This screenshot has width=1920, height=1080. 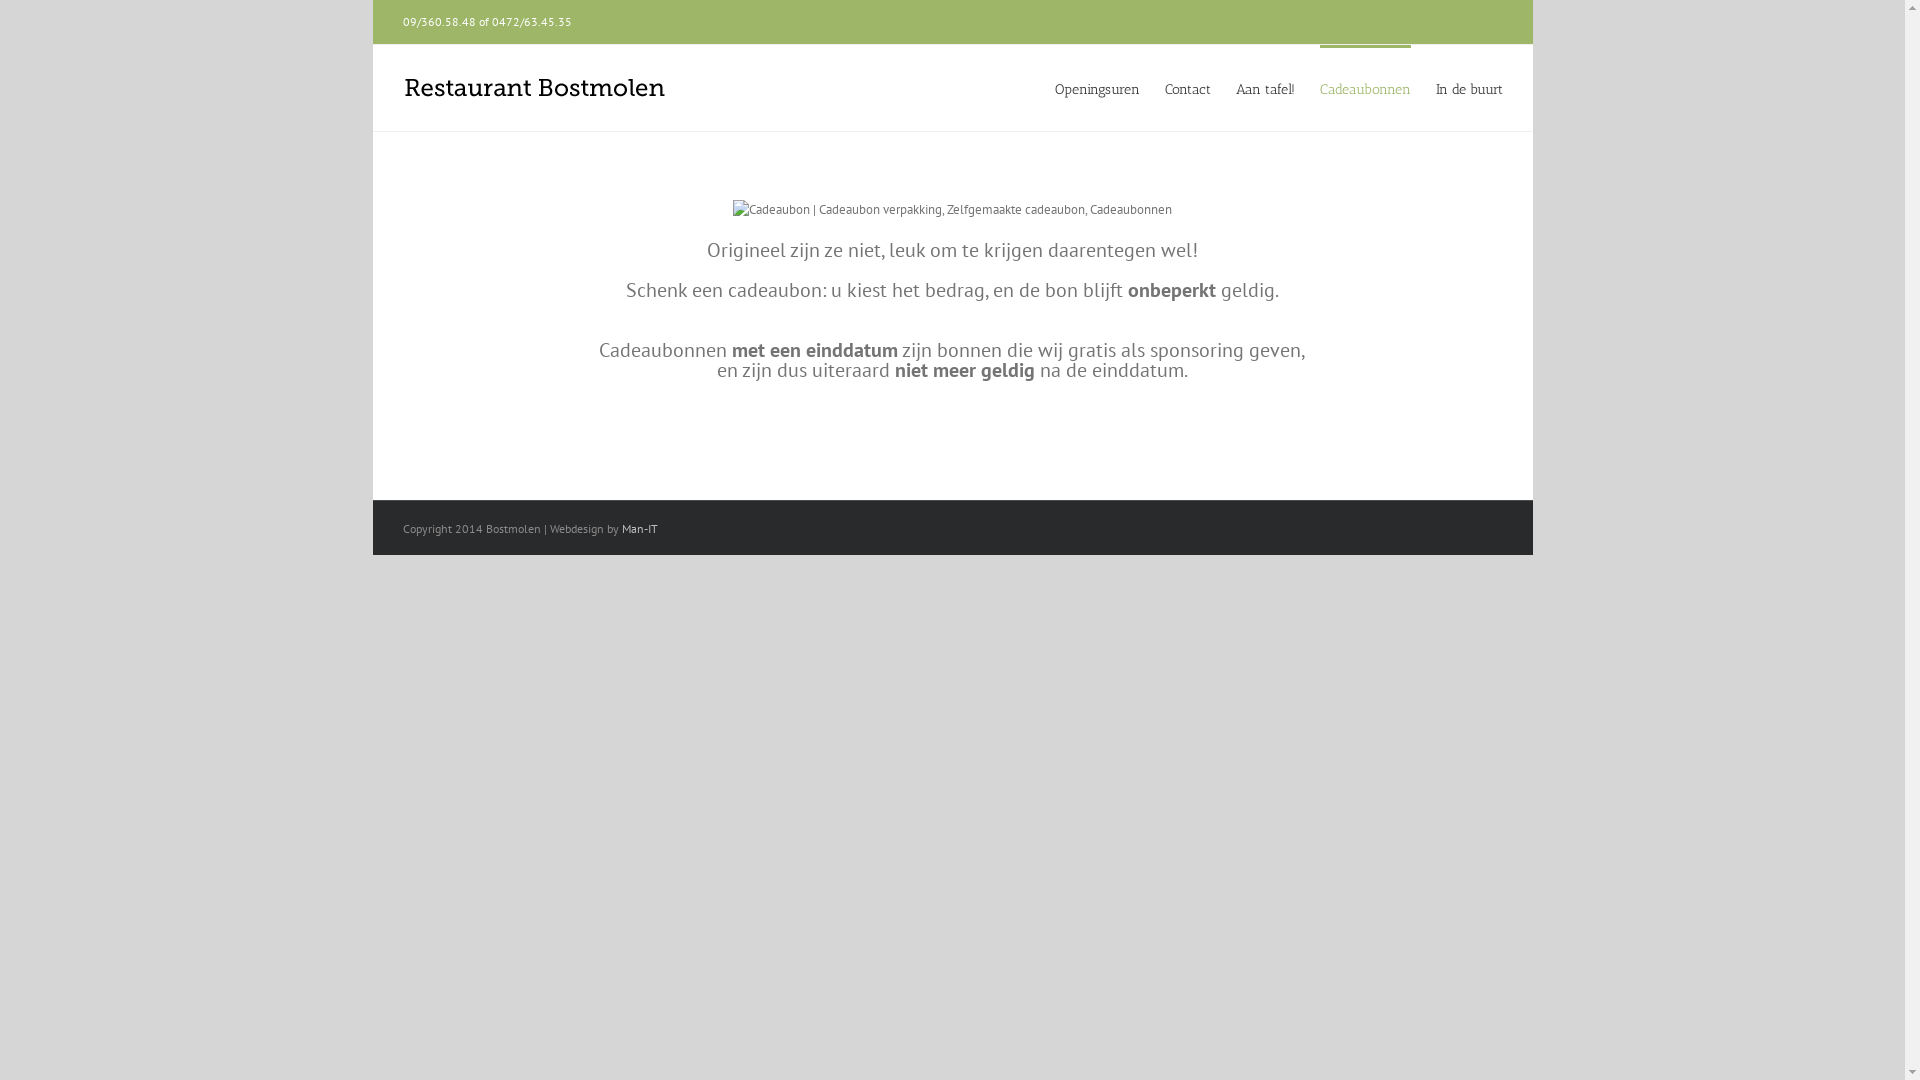 What do you see at coordinates (1434, 87) in the screenshot?
I see `'In de buurt'` at bounding box center [1434, 87].